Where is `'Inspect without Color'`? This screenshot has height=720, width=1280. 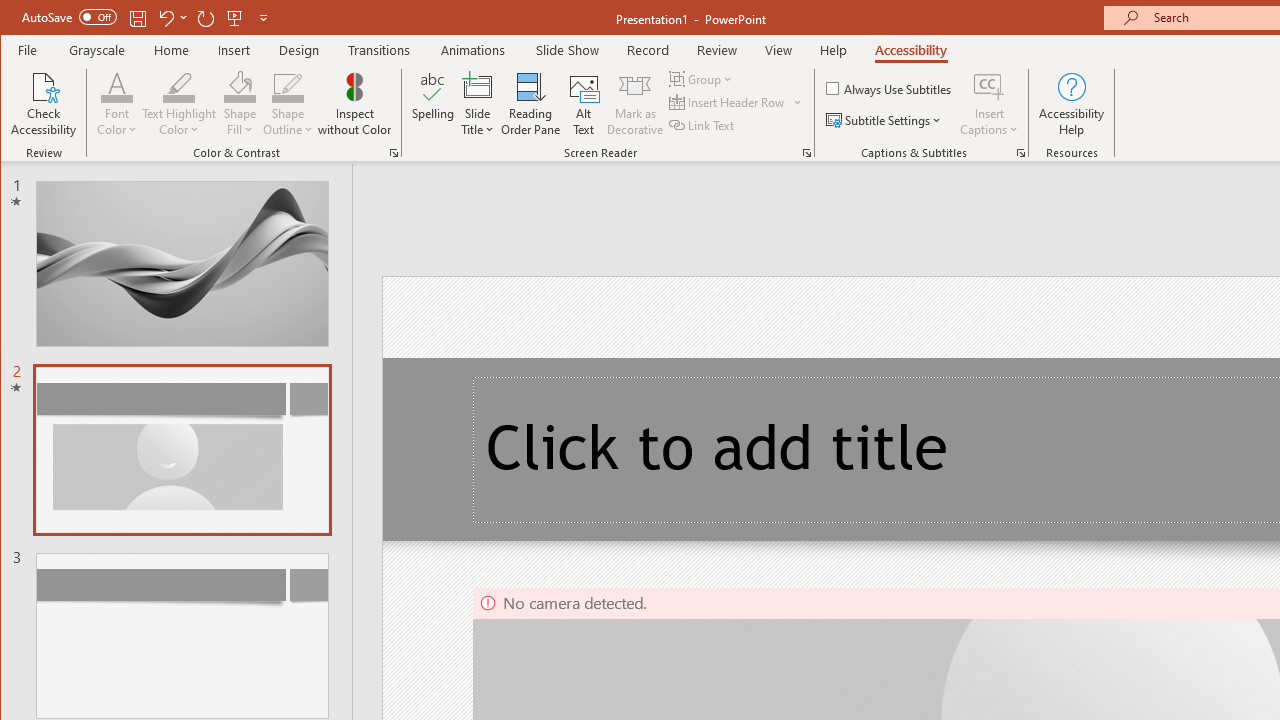 'Inspect without Color' is located at coordinates (355, 104).